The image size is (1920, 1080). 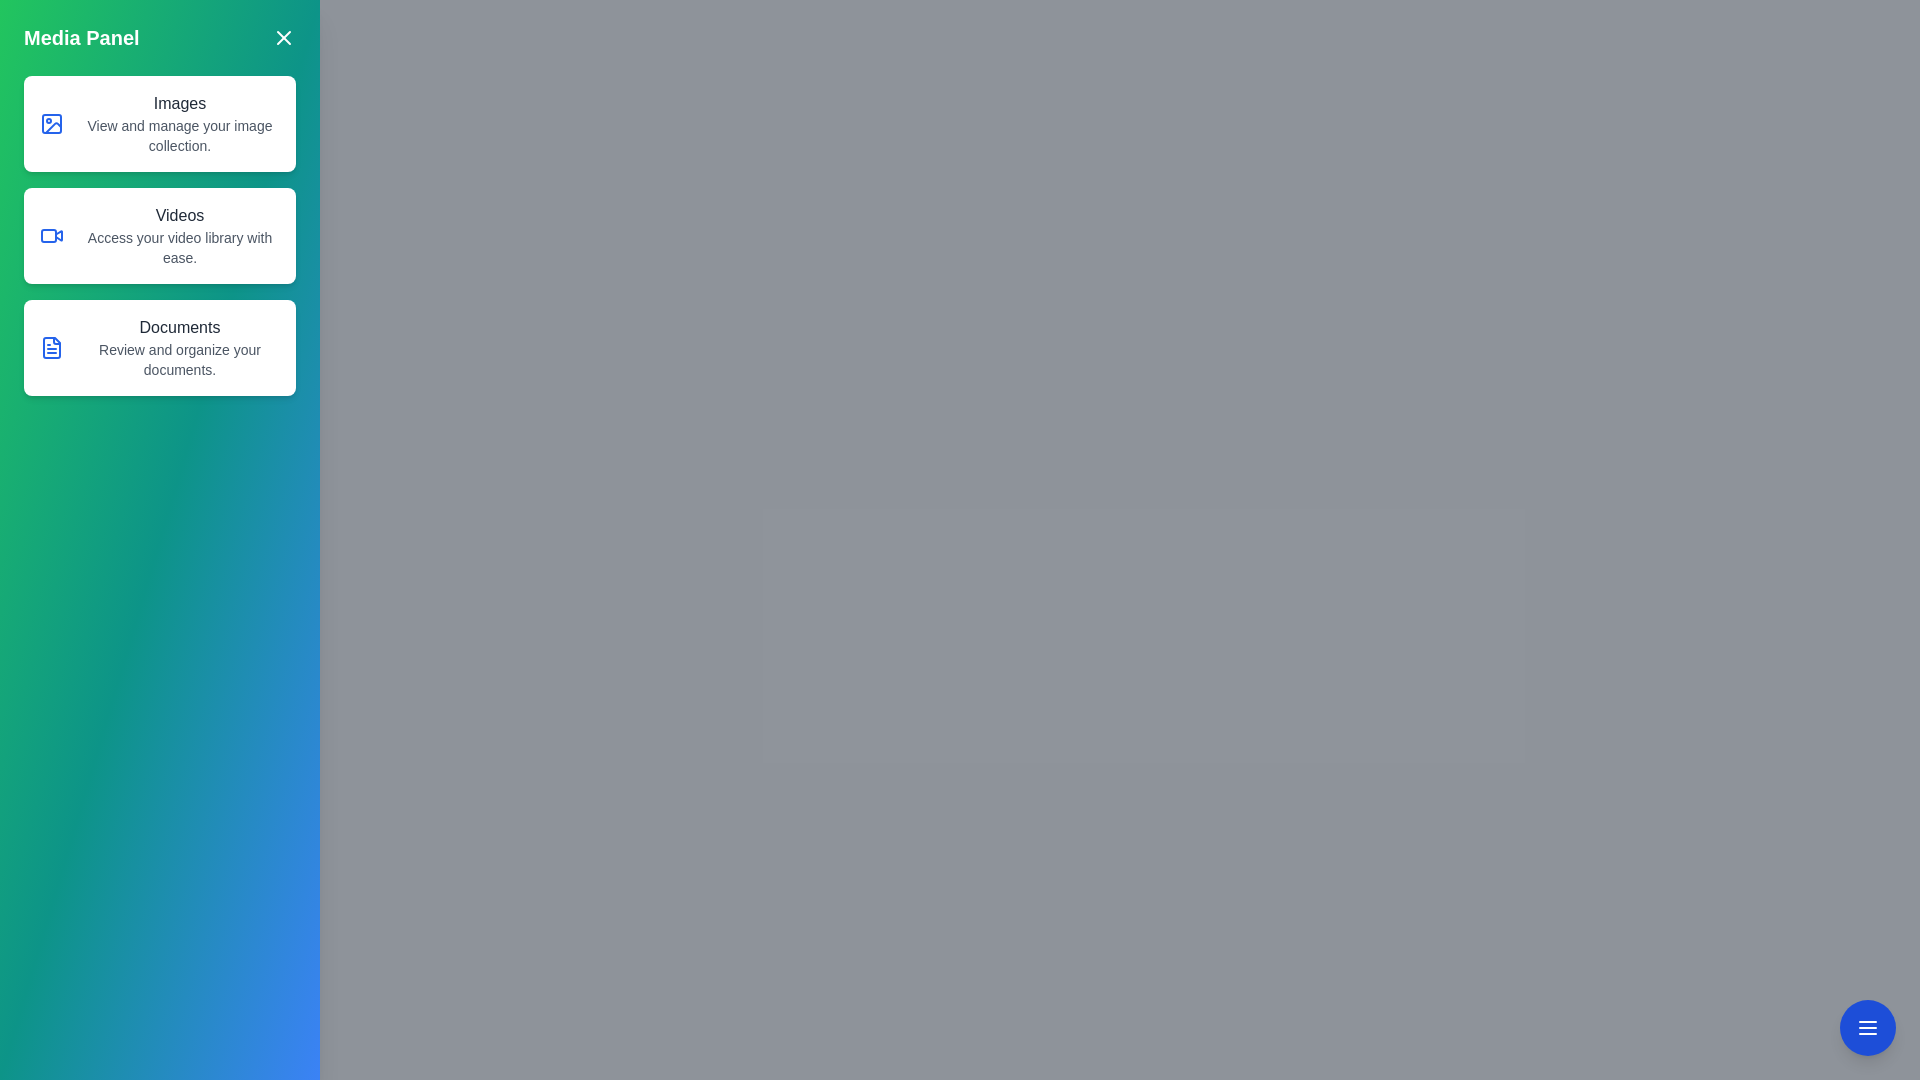 What do you see at coordinates (52, 346) in the screenshot?
I see `the non-interactive 'Documents' icon located in the third card of the left-side panel` at bounding box center [52, 346].